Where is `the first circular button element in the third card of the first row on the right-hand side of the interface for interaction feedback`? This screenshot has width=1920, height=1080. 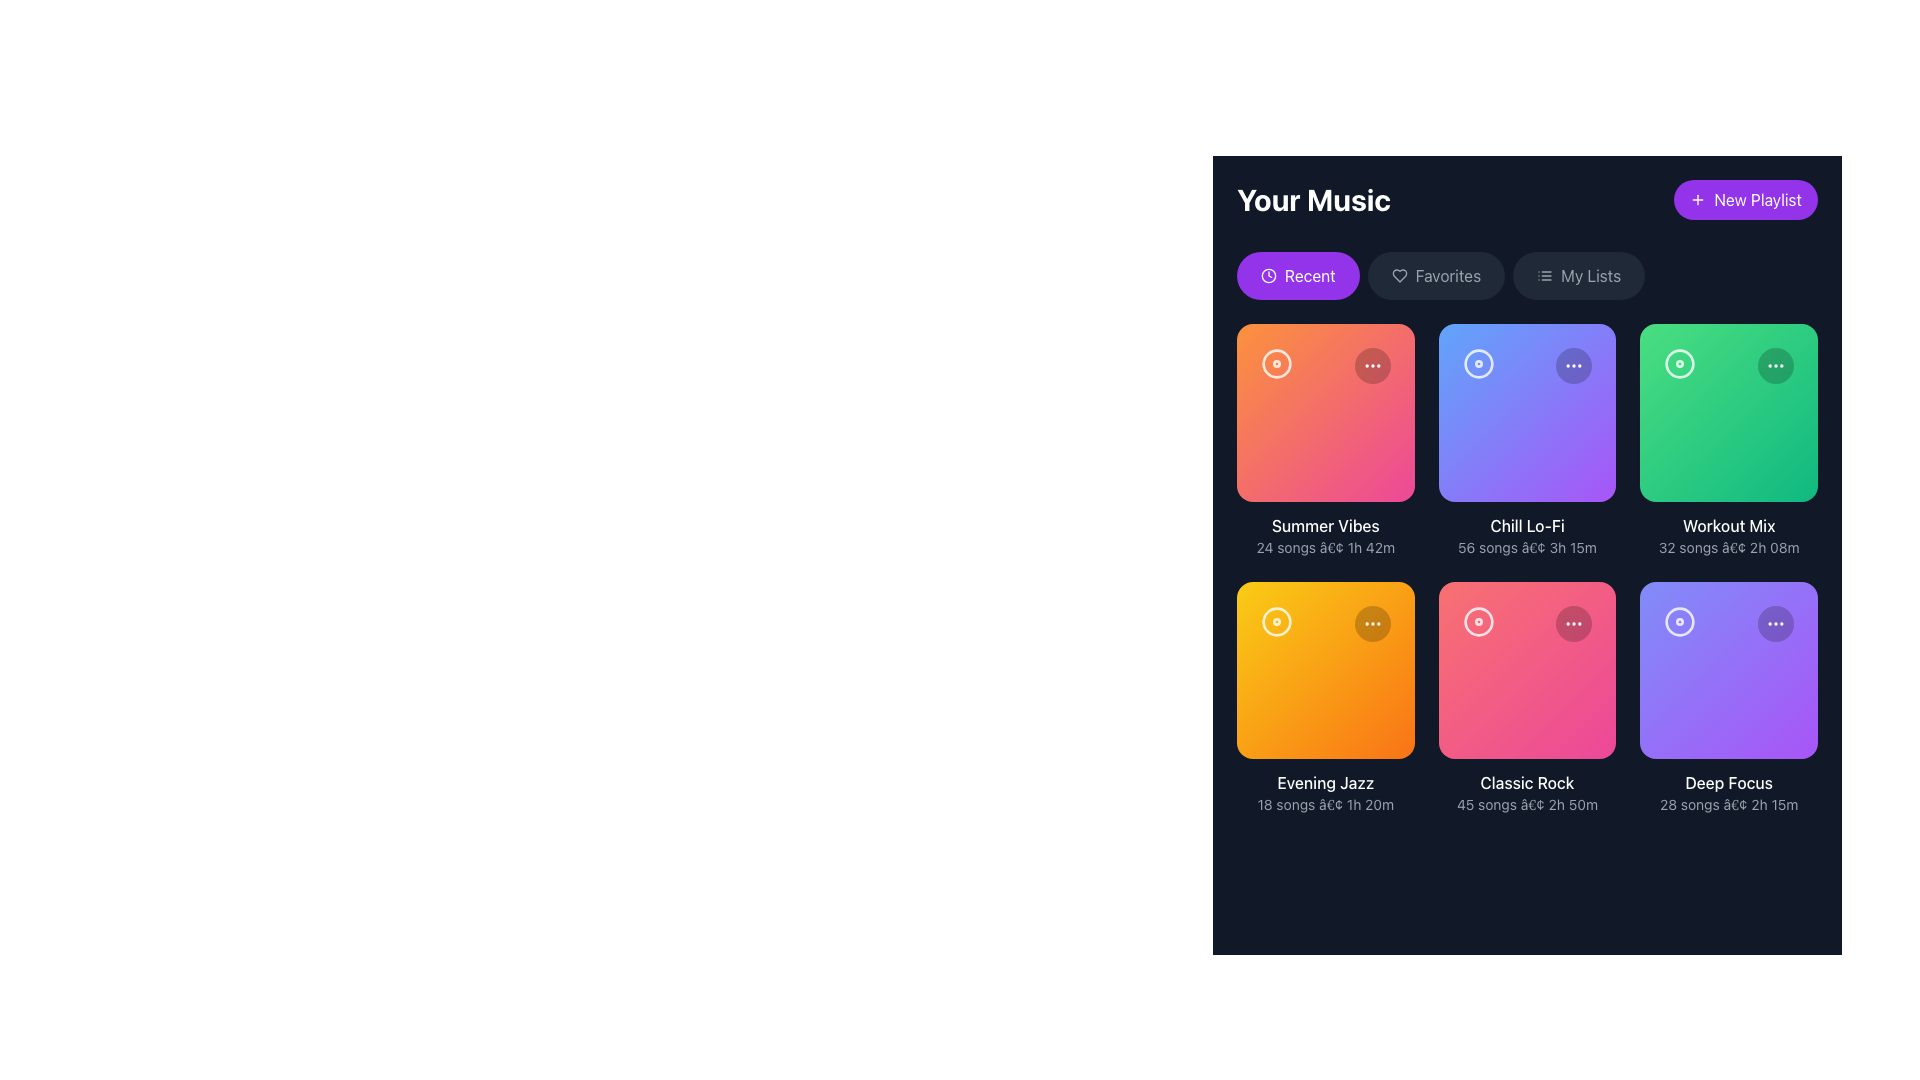 the first circular button element in the third card of the first row on the right-hand side of the interface for interaction feedback is located at coordinates (1478, 363).